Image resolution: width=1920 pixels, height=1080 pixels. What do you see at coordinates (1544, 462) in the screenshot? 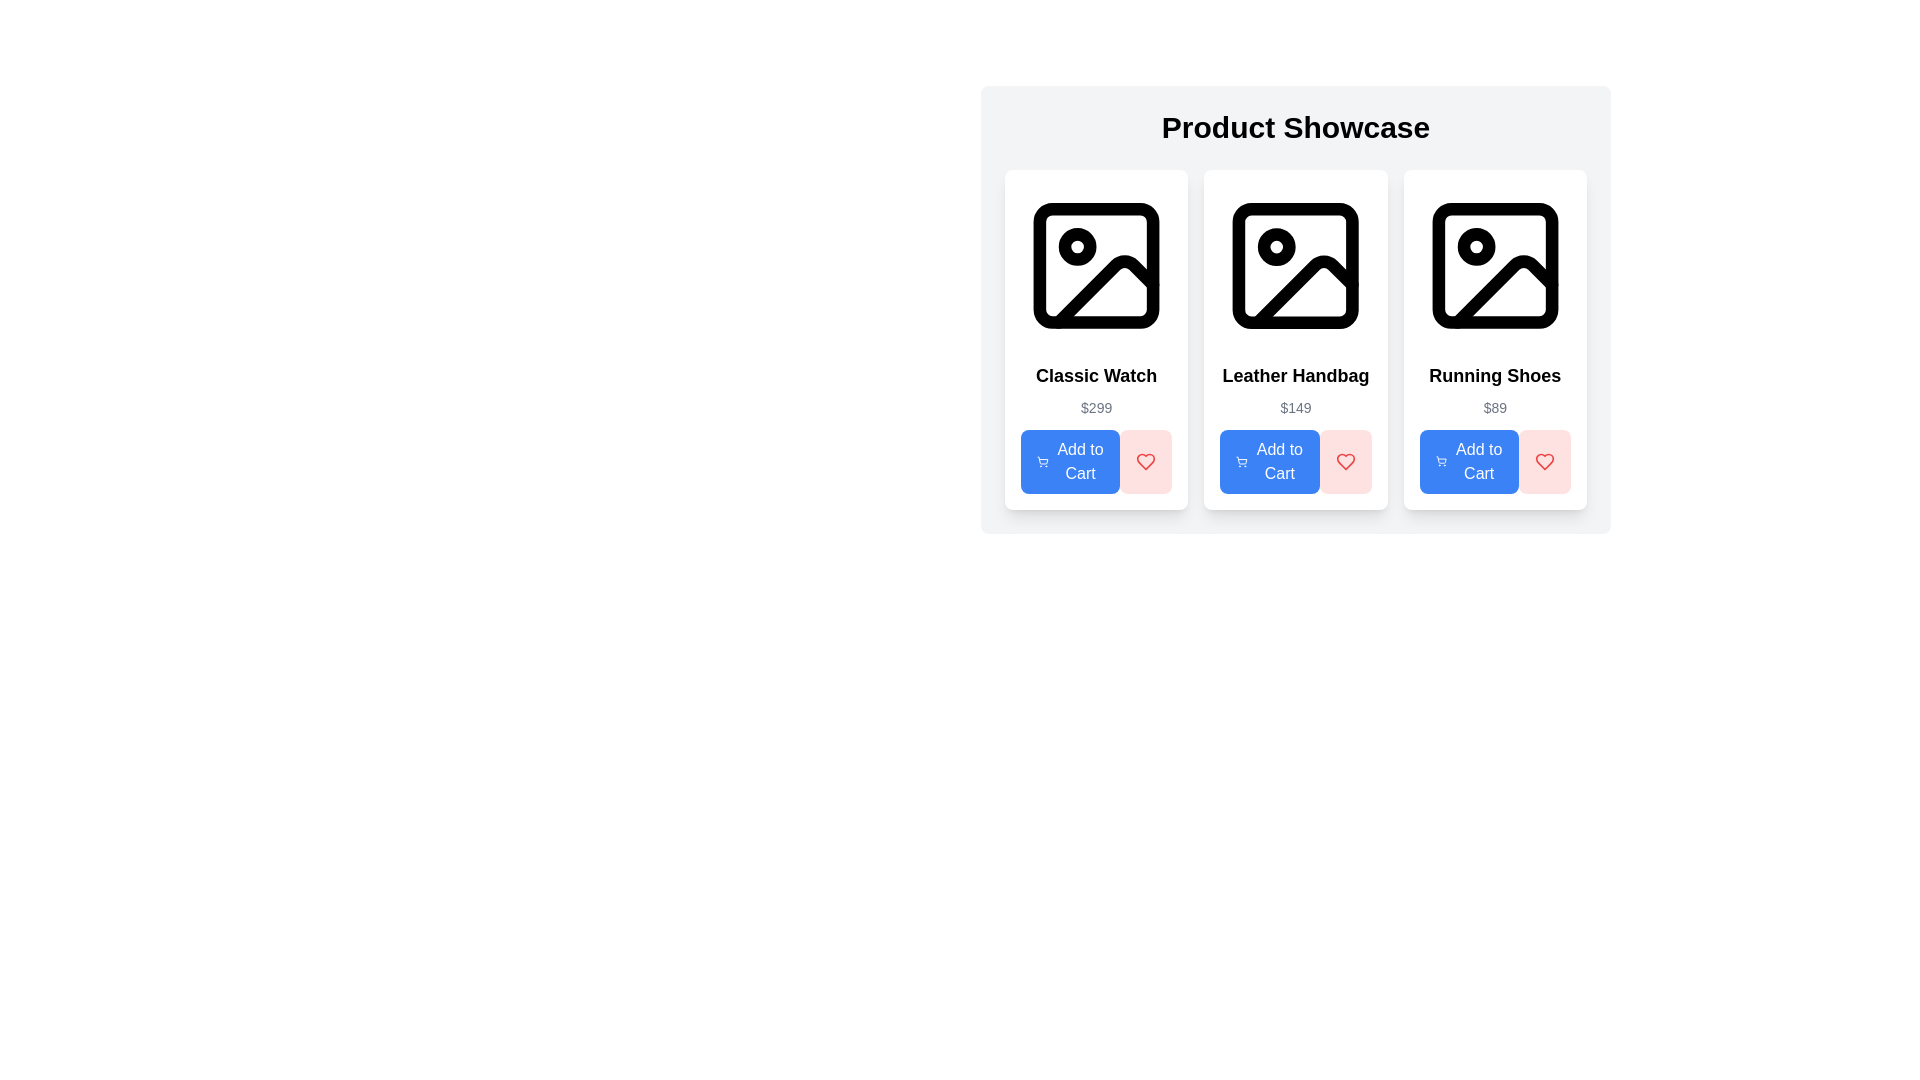
I see `the favorite icon in the third product card for 'Running Shoes'` at bounding box center [1544, 462].